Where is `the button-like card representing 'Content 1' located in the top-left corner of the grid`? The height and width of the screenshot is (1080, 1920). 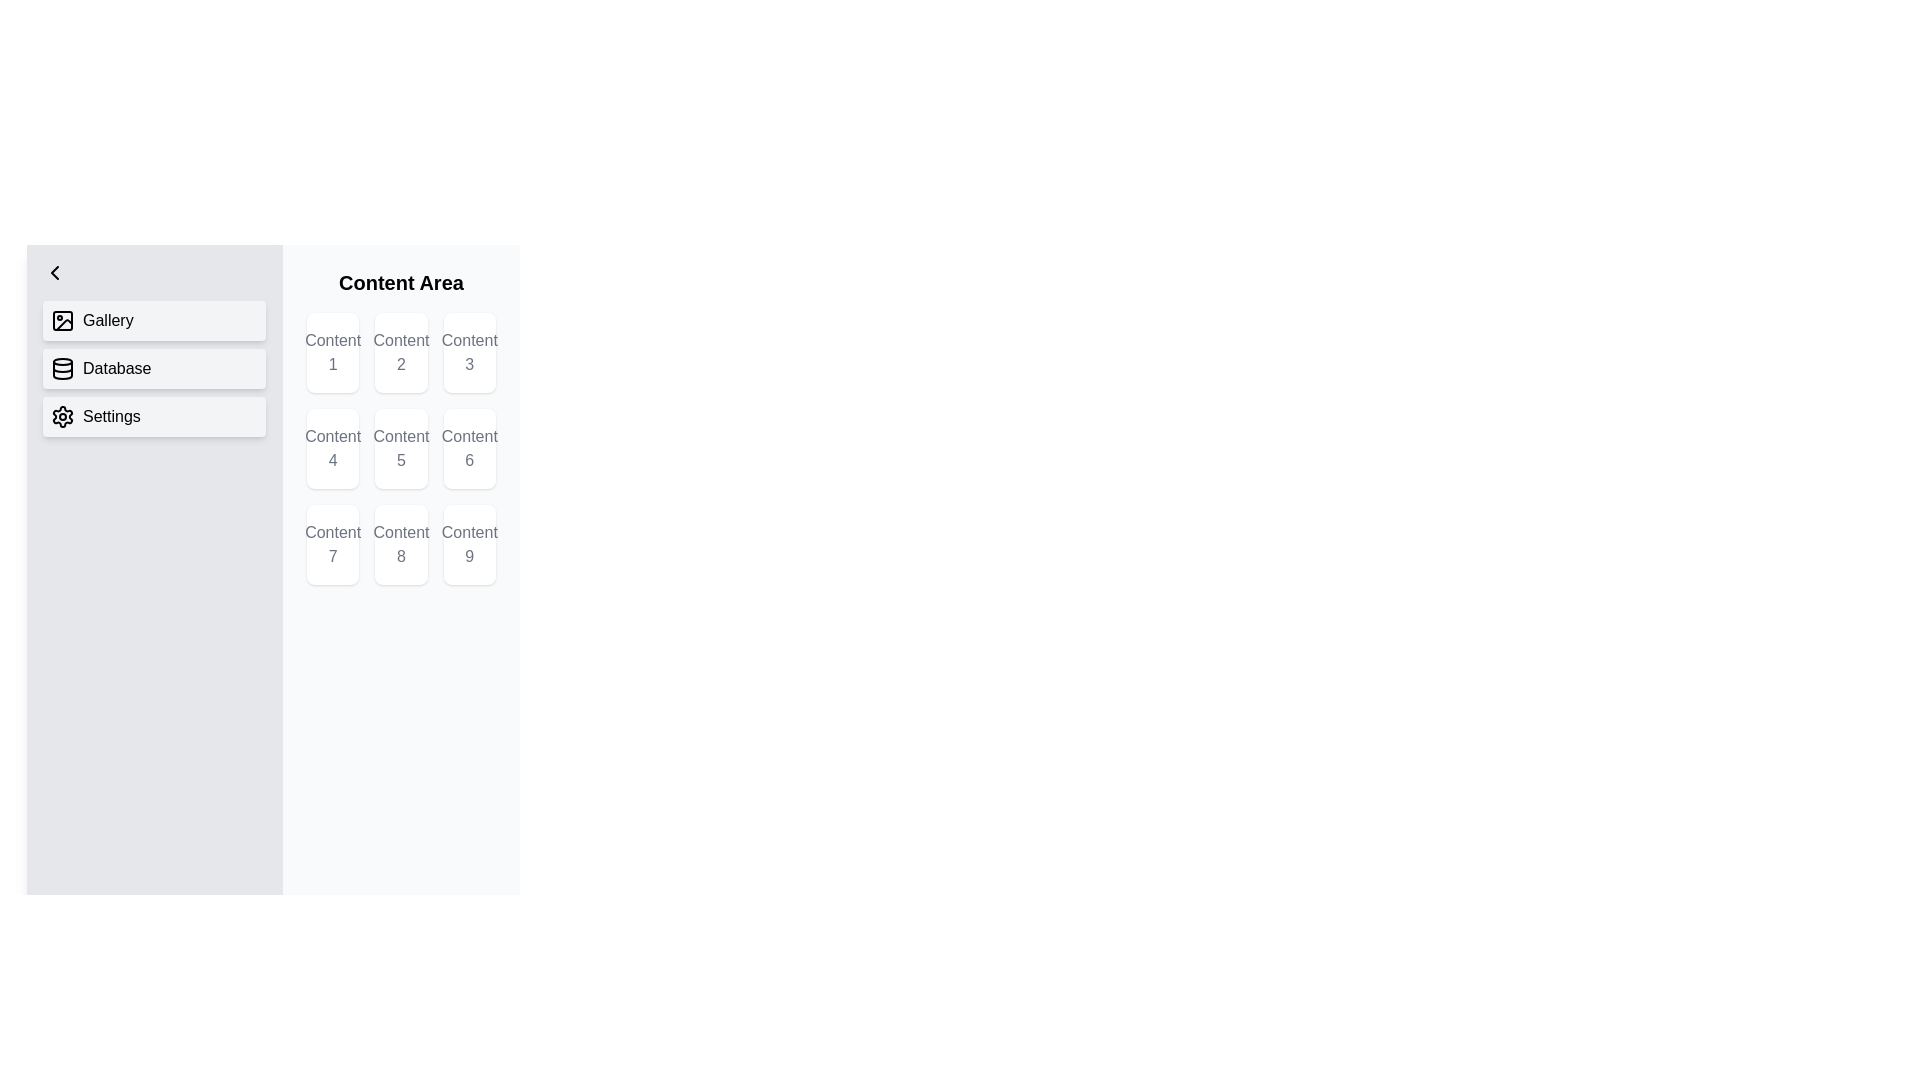 the button-like card representing 'Content 1' located in the top-left corner of the grid is located at coordinates (333, 352).